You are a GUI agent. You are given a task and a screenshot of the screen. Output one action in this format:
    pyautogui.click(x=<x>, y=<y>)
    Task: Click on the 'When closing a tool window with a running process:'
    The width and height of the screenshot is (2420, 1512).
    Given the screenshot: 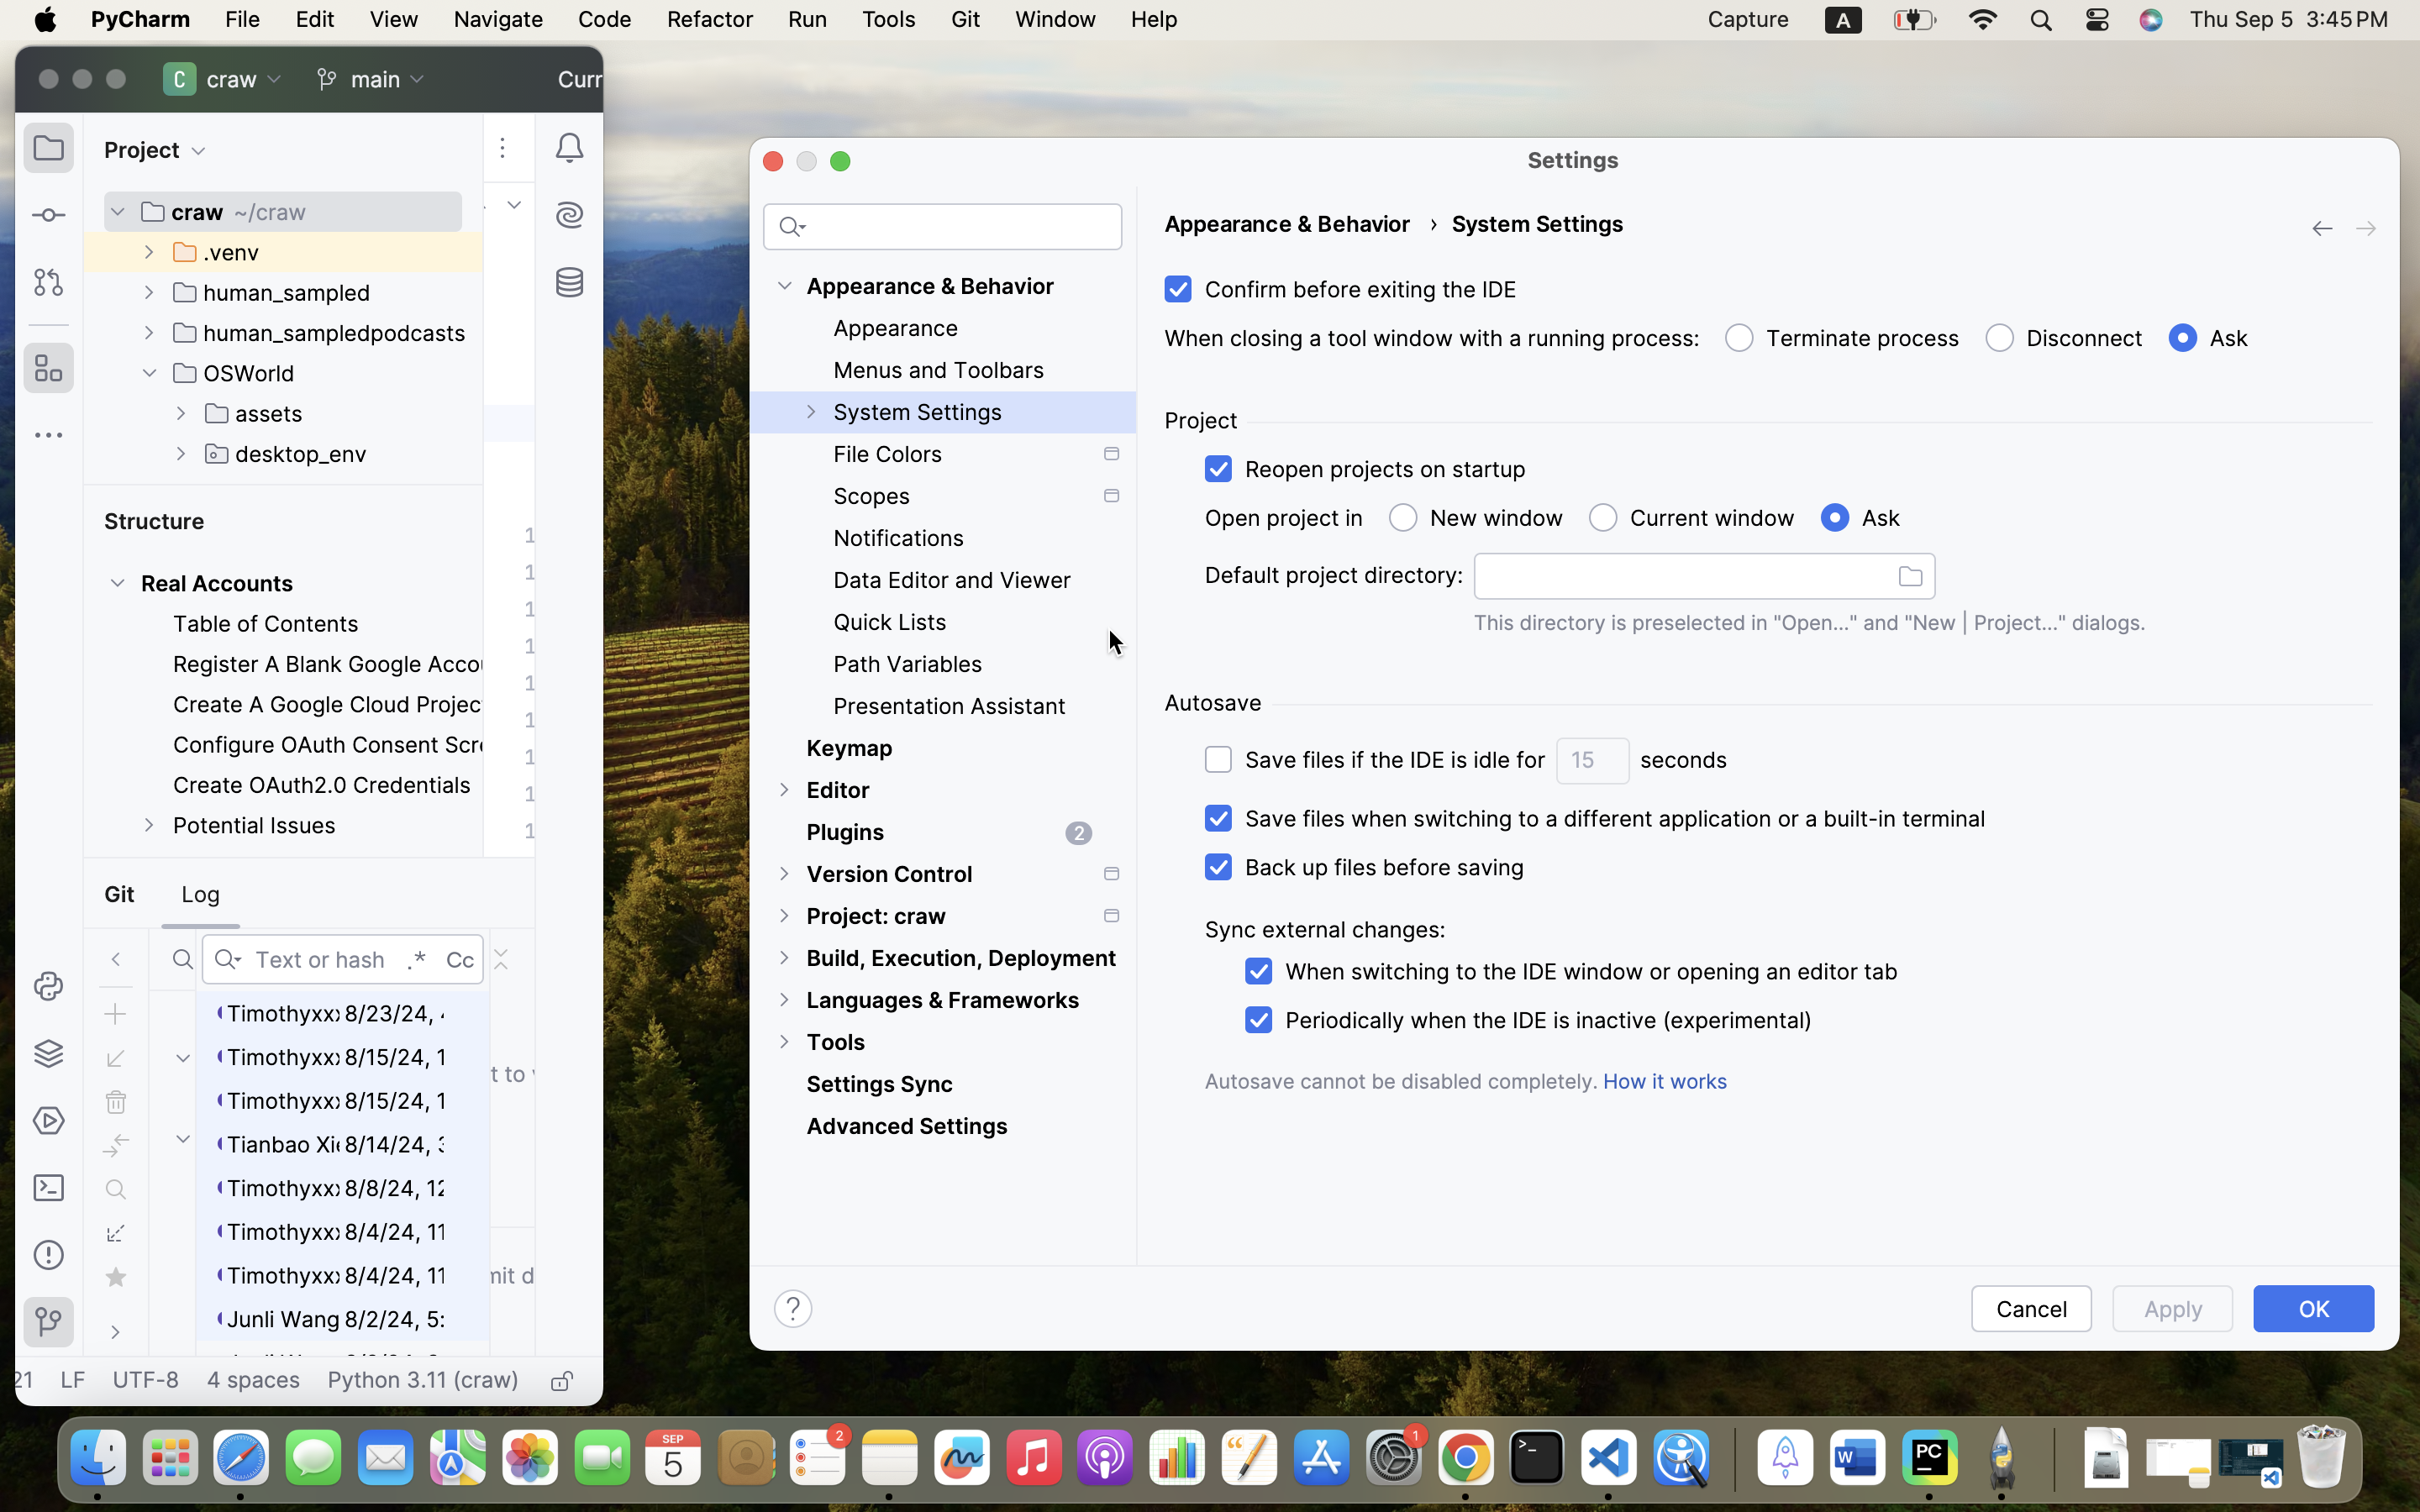 What is the action you would take?
    pyautogui.click(x=1431, y=339)
    